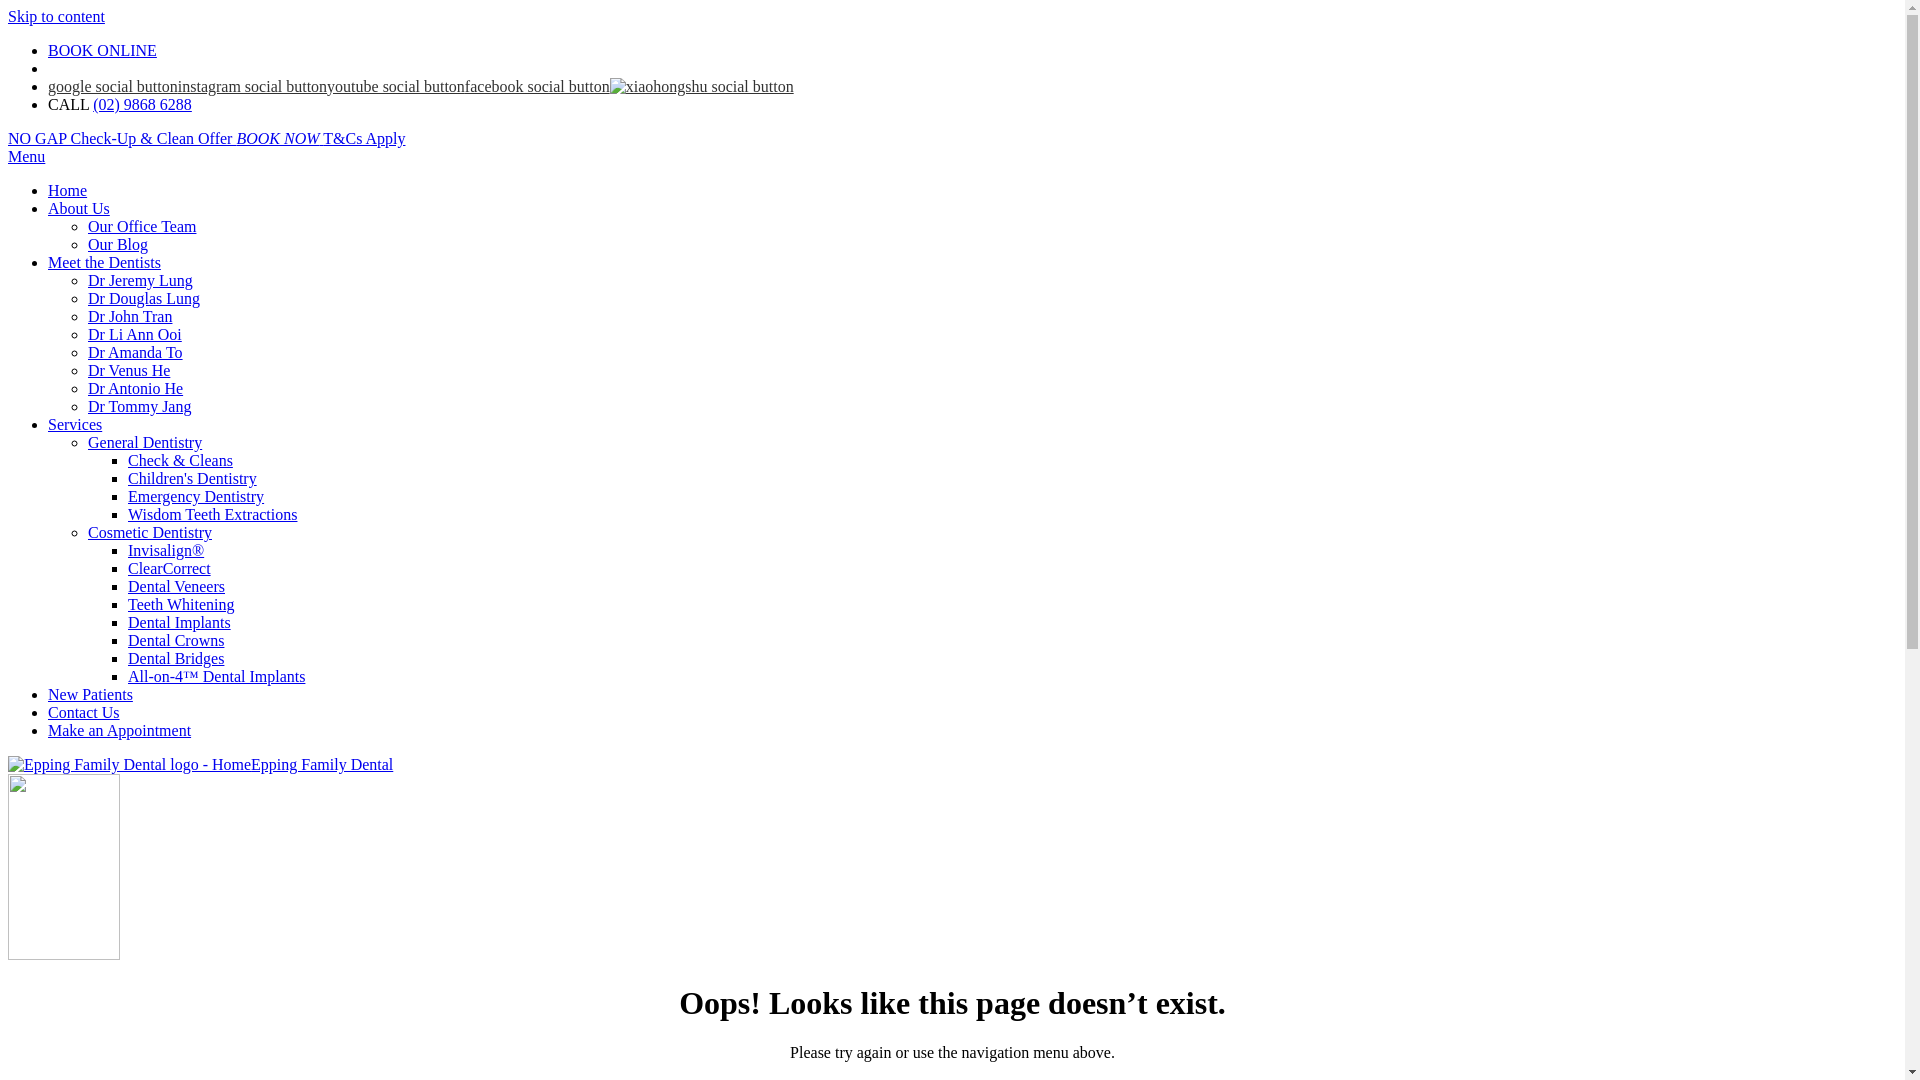  What do you see at coordinates (86, 388) in the screenshot?
I see `'Dr Antonio He'` at bounding box center [86, 388].